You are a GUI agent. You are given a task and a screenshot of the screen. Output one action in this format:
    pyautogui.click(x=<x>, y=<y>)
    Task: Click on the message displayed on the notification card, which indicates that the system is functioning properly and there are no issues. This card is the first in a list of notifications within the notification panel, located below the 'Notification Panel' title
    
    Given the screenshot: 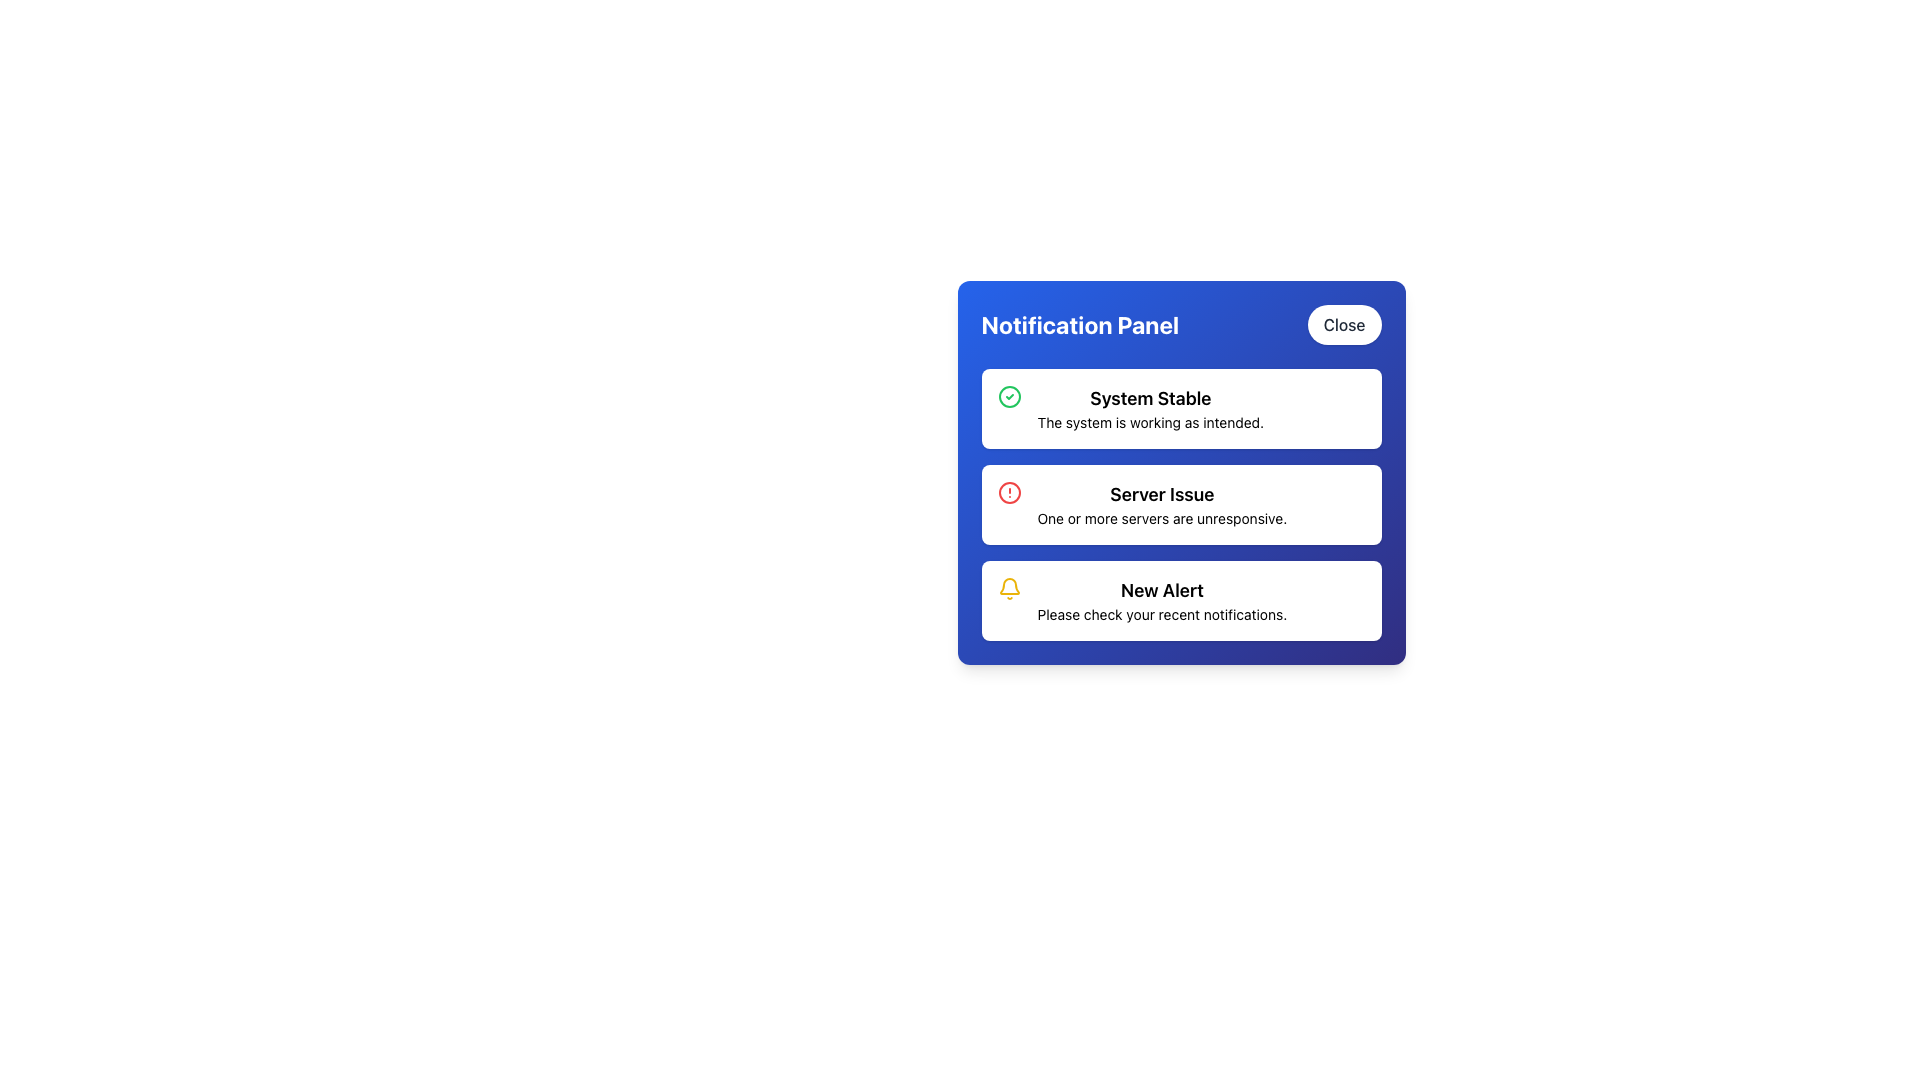 What is the action you would take?
    pyautogui.click(x=1181, y=407)
    